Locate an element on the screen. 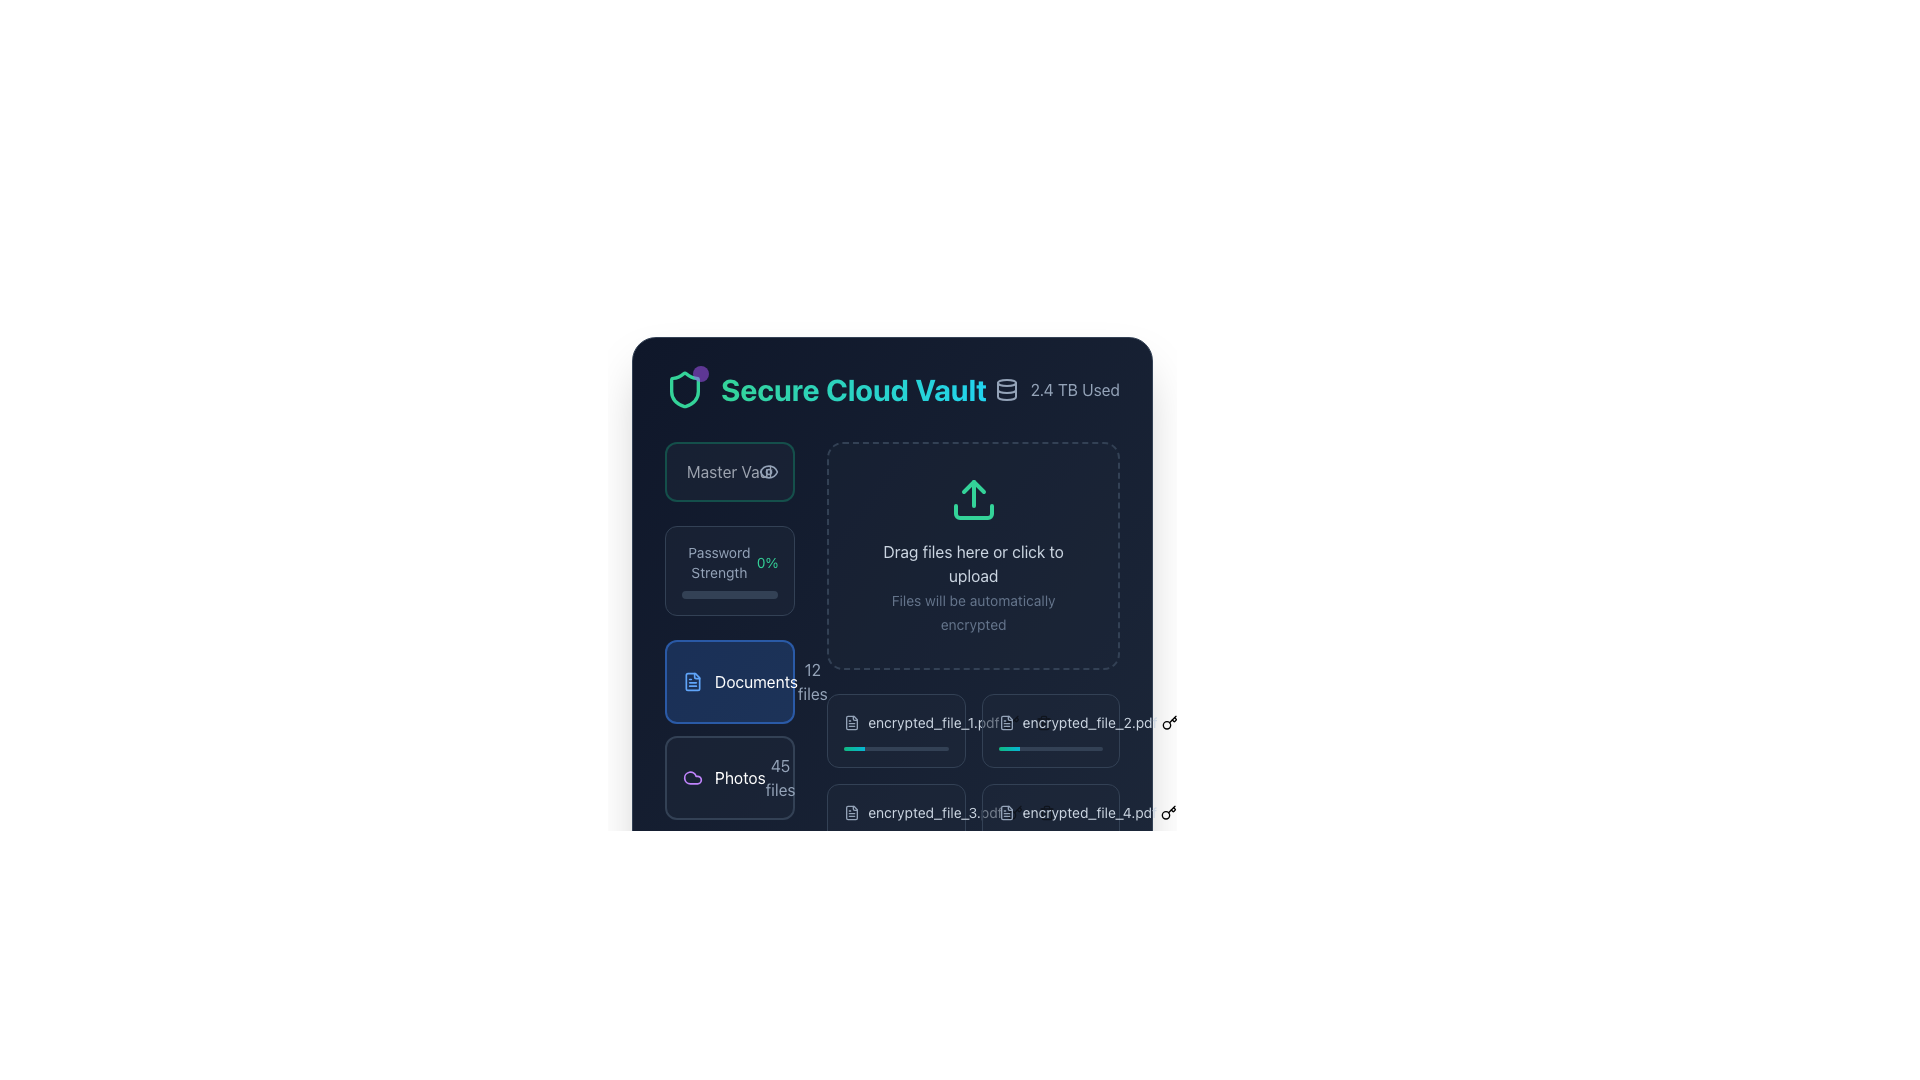  the password strength indicator text label located to the right of the 'Password Strength' label in the bottom-left section of the interface is located at coordinates (766, 563).